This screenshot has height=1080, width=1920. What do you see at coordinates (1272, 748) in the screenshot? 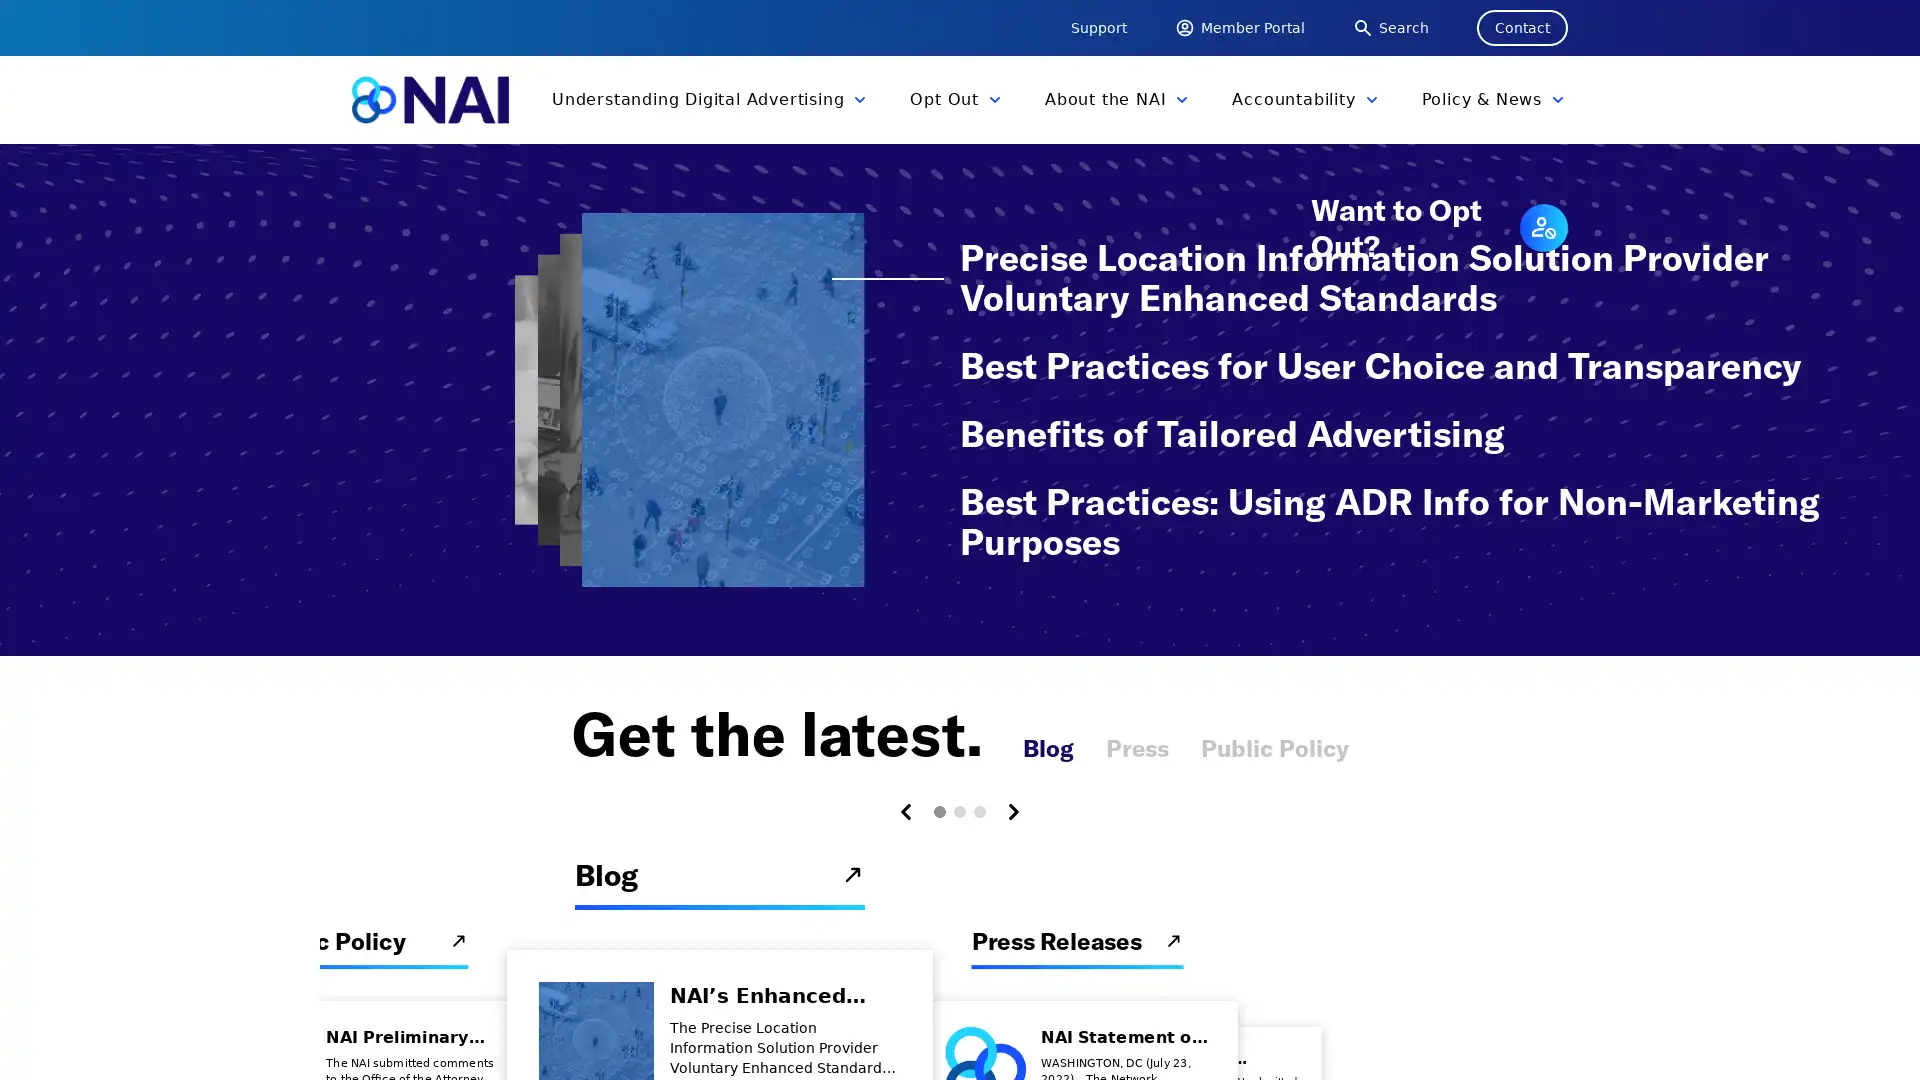
I see `Public Policy` at bounding box center [1272, 748].